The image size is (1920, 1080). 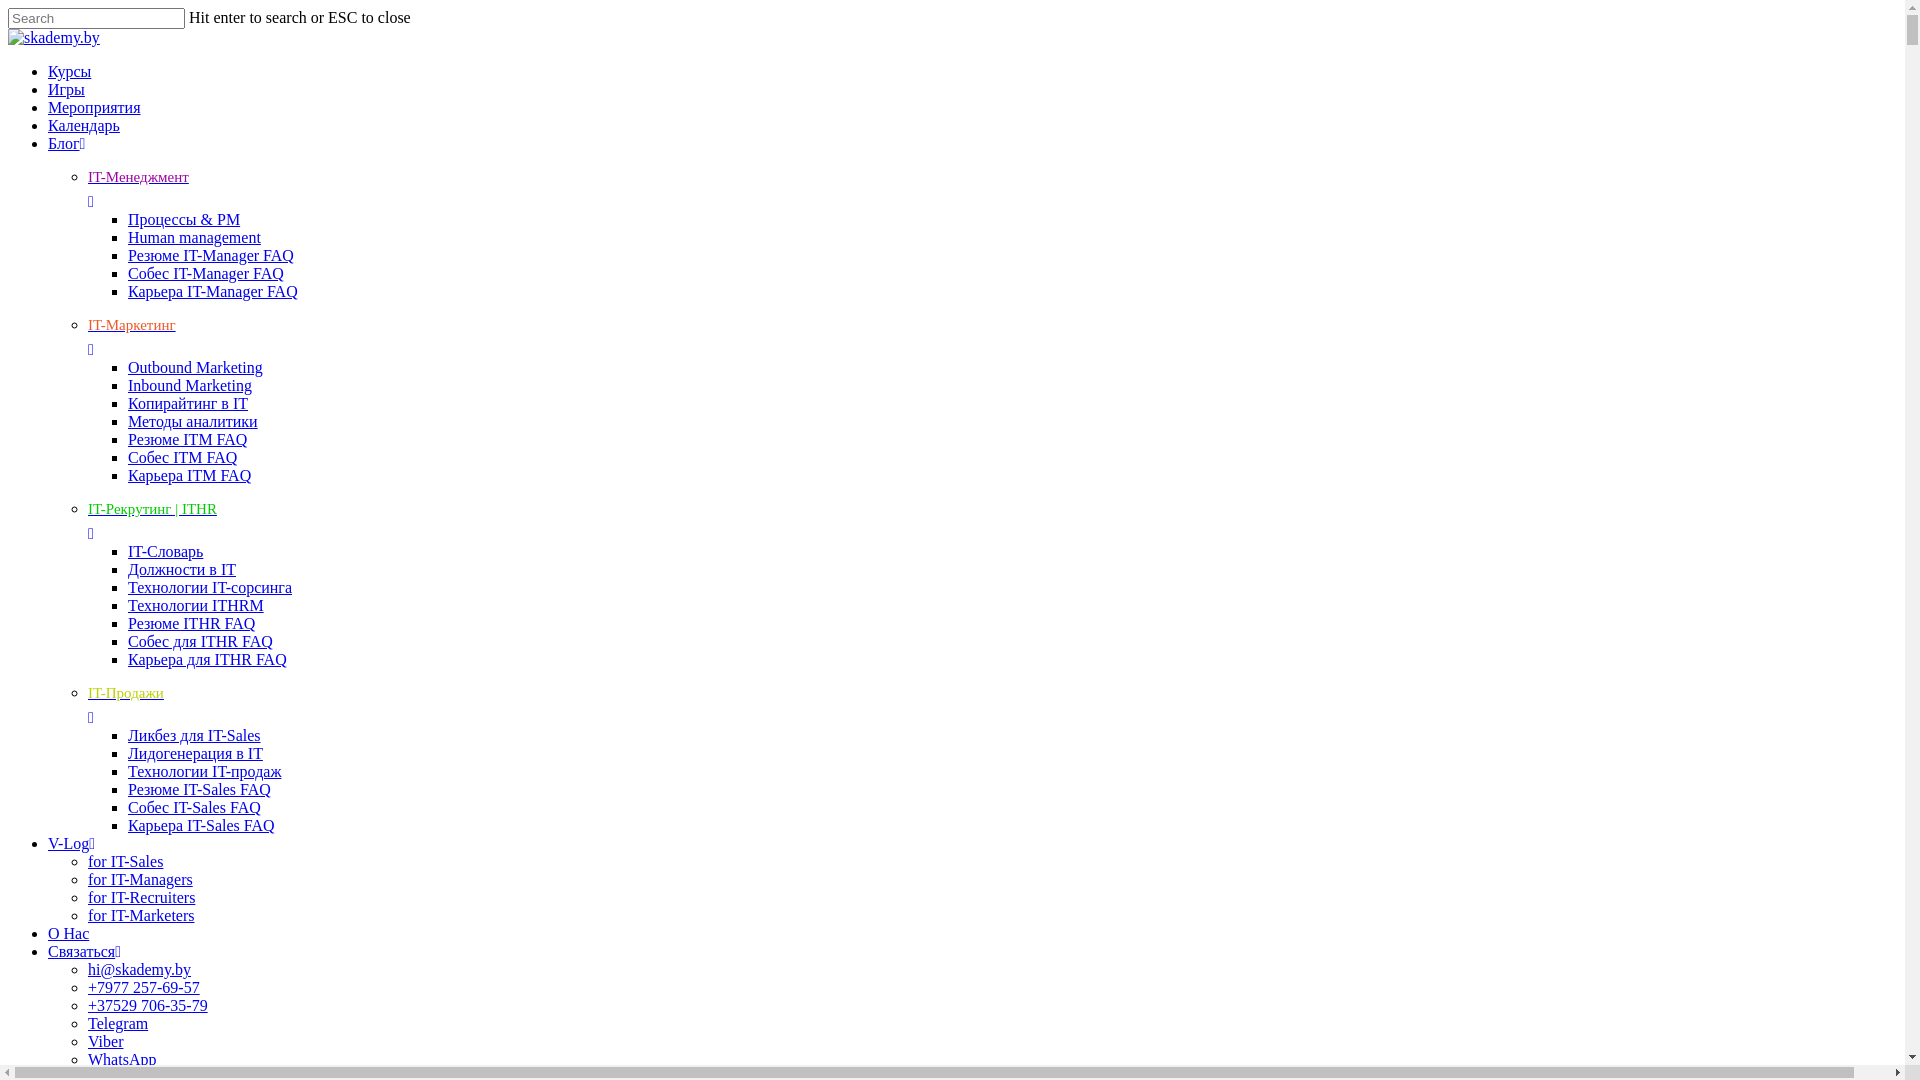 I want to click on 'for IT-Managers', so click(x=139, y=878).